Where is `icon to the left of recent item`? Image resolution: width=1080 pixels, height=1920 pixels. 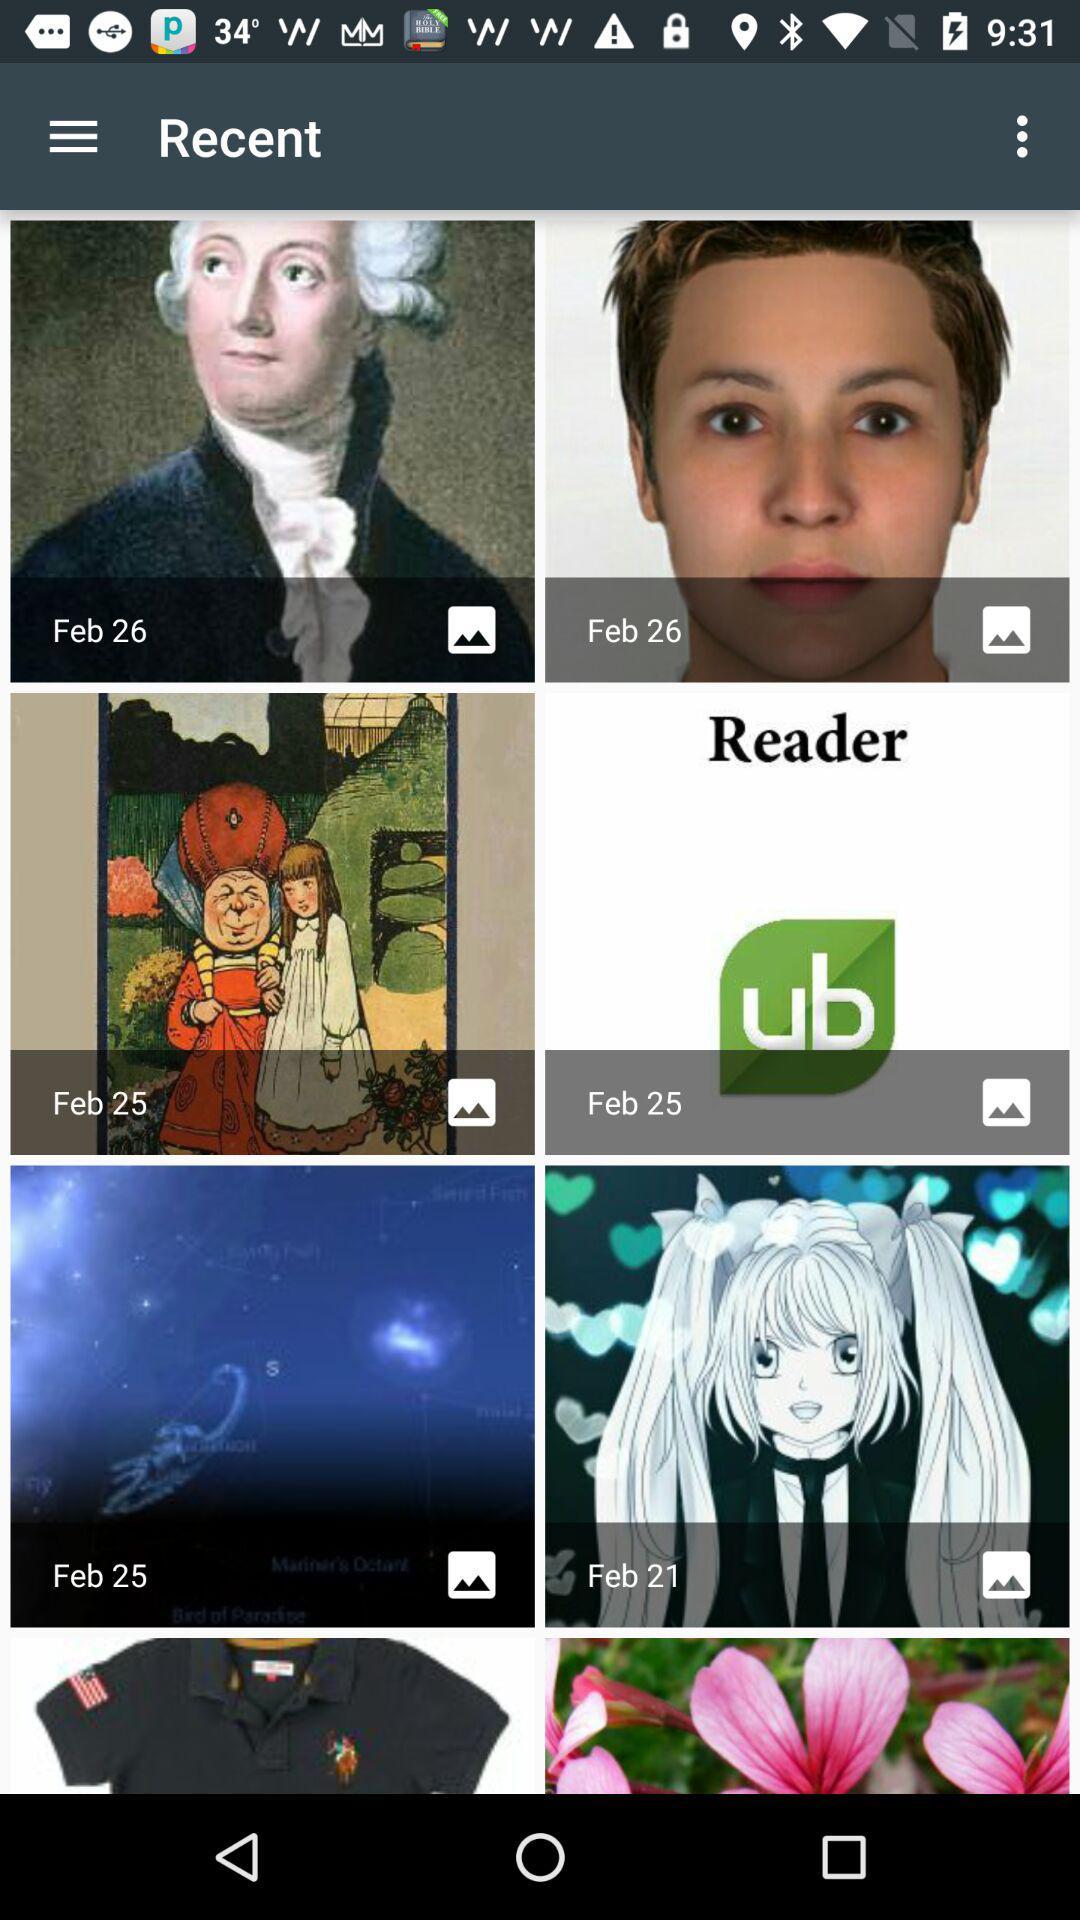
icon to the left of recent item is located at coordinates (72, 135).